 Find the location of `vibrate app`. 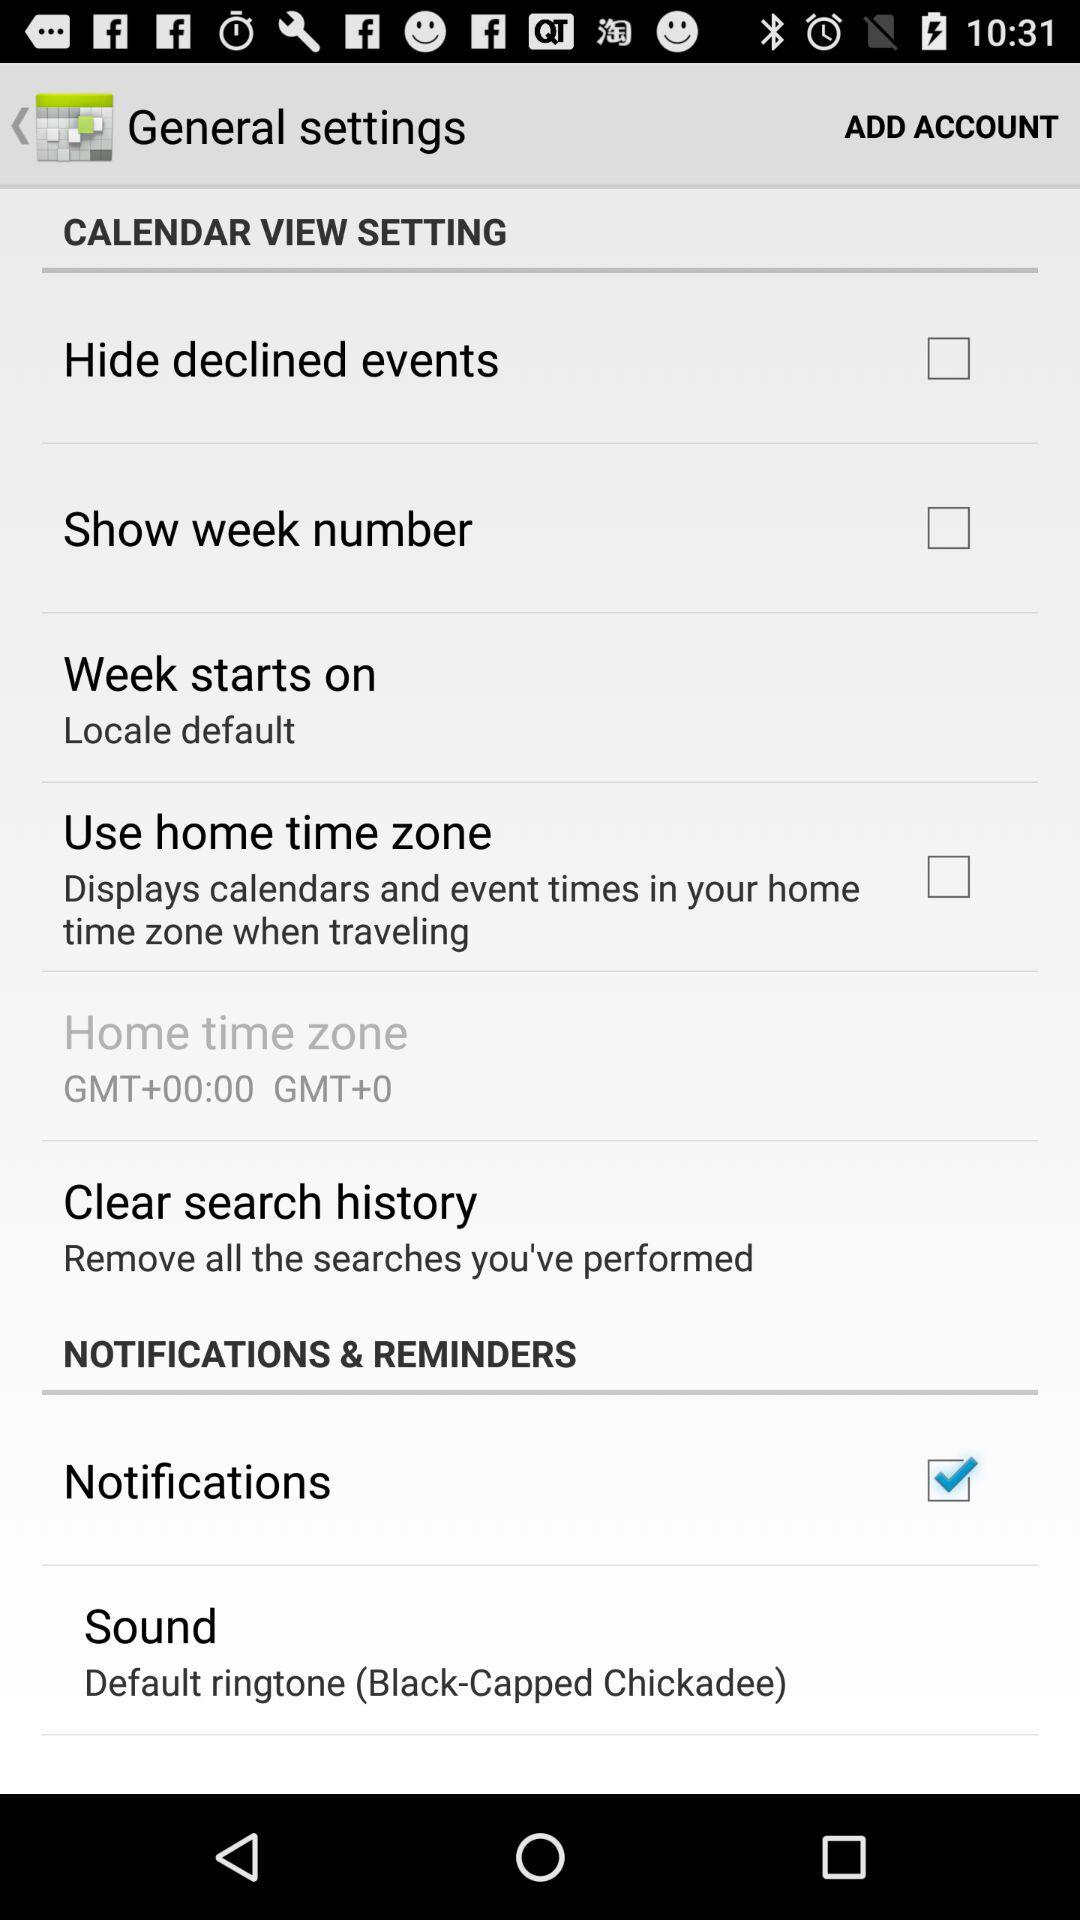

vibrate app is located at coordinates (157, 1790).